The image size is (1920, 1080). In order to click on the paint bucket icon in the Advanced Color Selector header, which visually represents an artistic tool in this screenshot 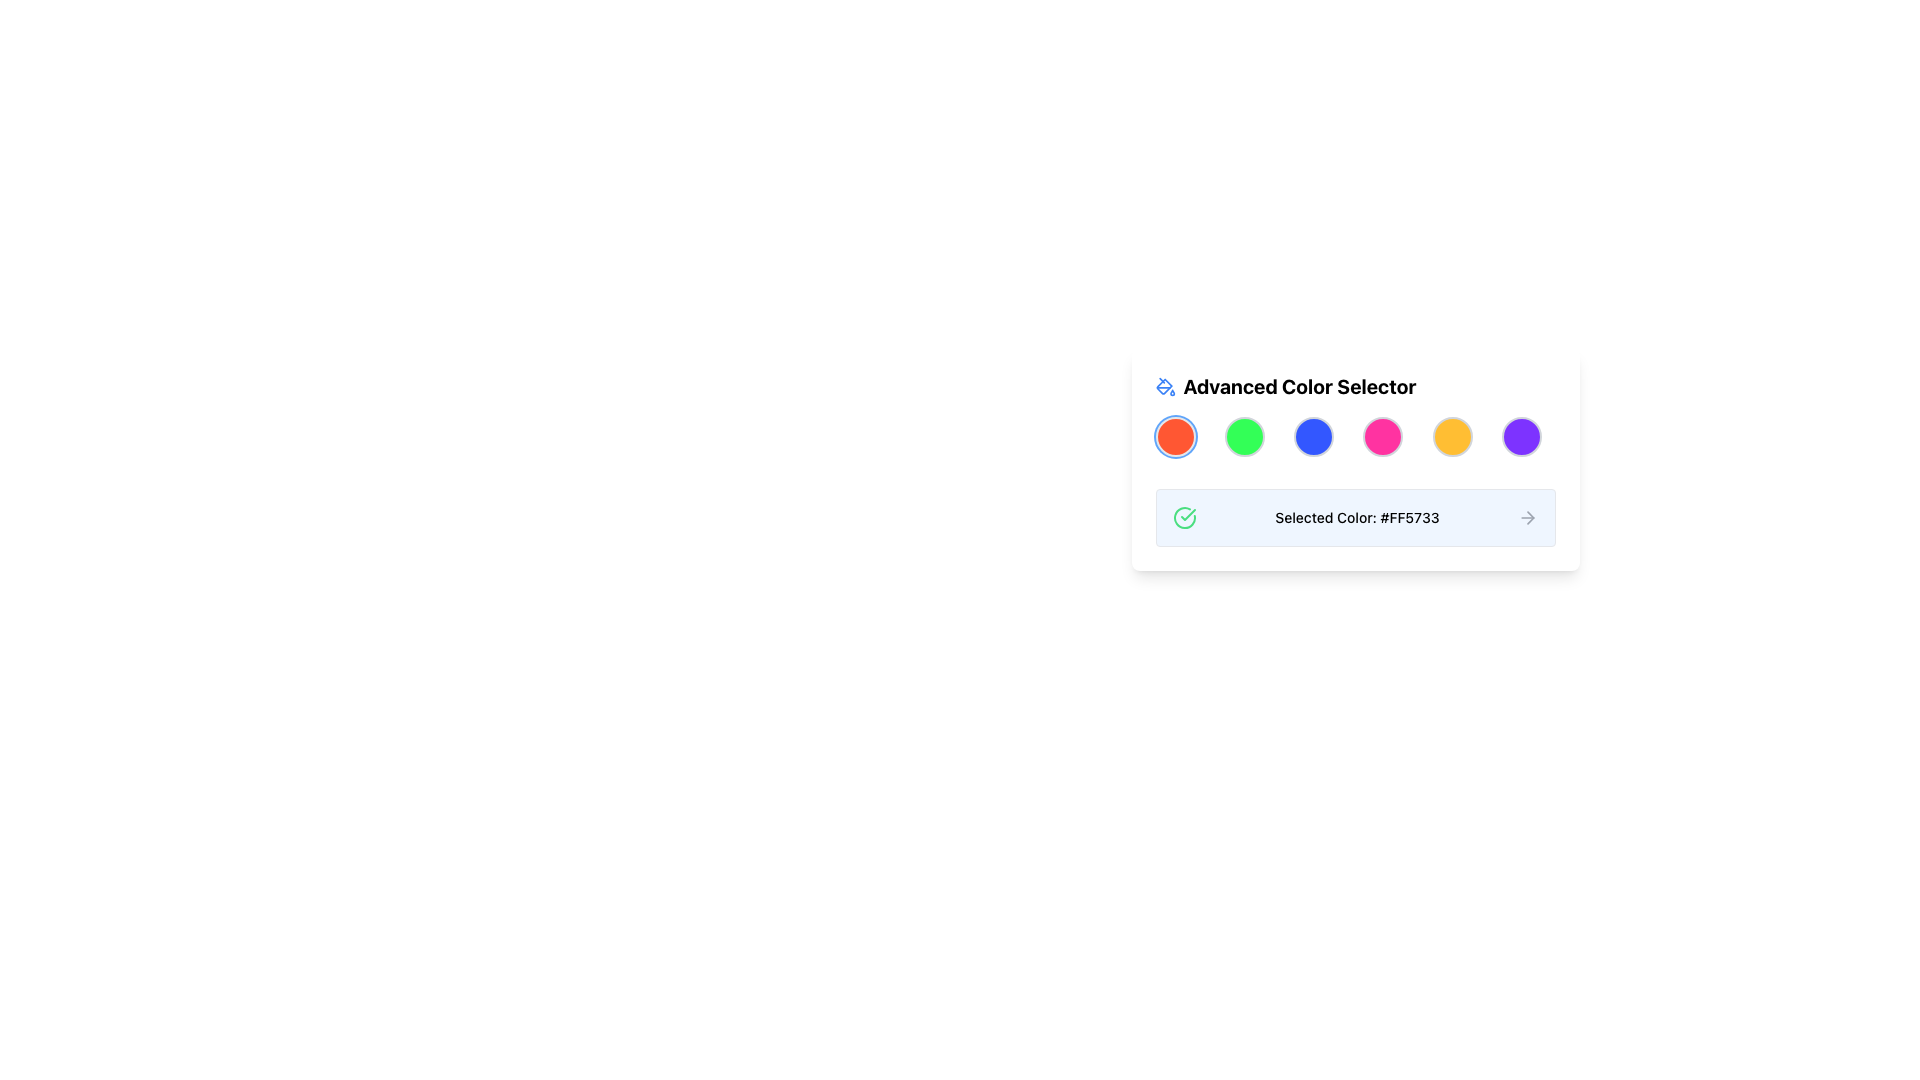, I will do `click(1164, 386)`.